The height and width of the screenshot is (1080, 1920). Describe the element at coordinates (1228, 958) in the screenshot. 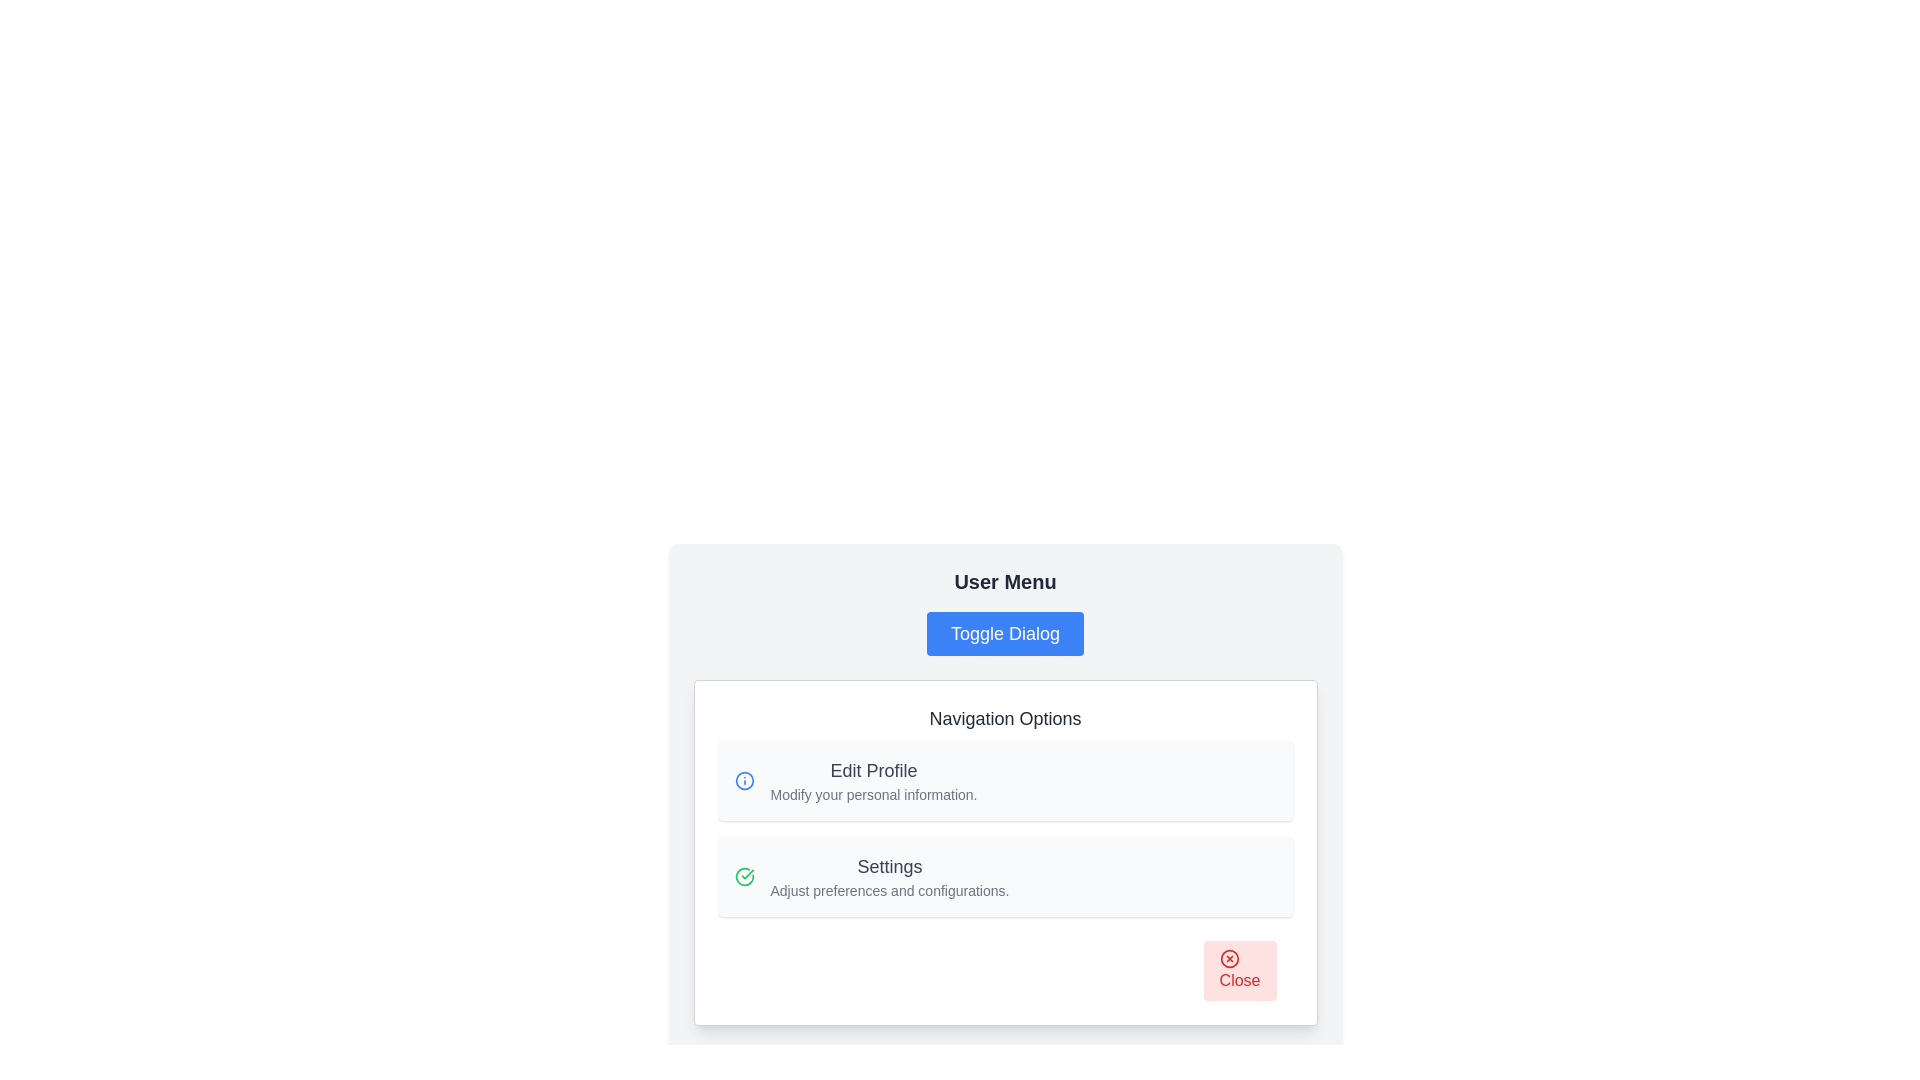

I see `the Circular close button icon located at the bottom-right corner of the dialog box` at that location.